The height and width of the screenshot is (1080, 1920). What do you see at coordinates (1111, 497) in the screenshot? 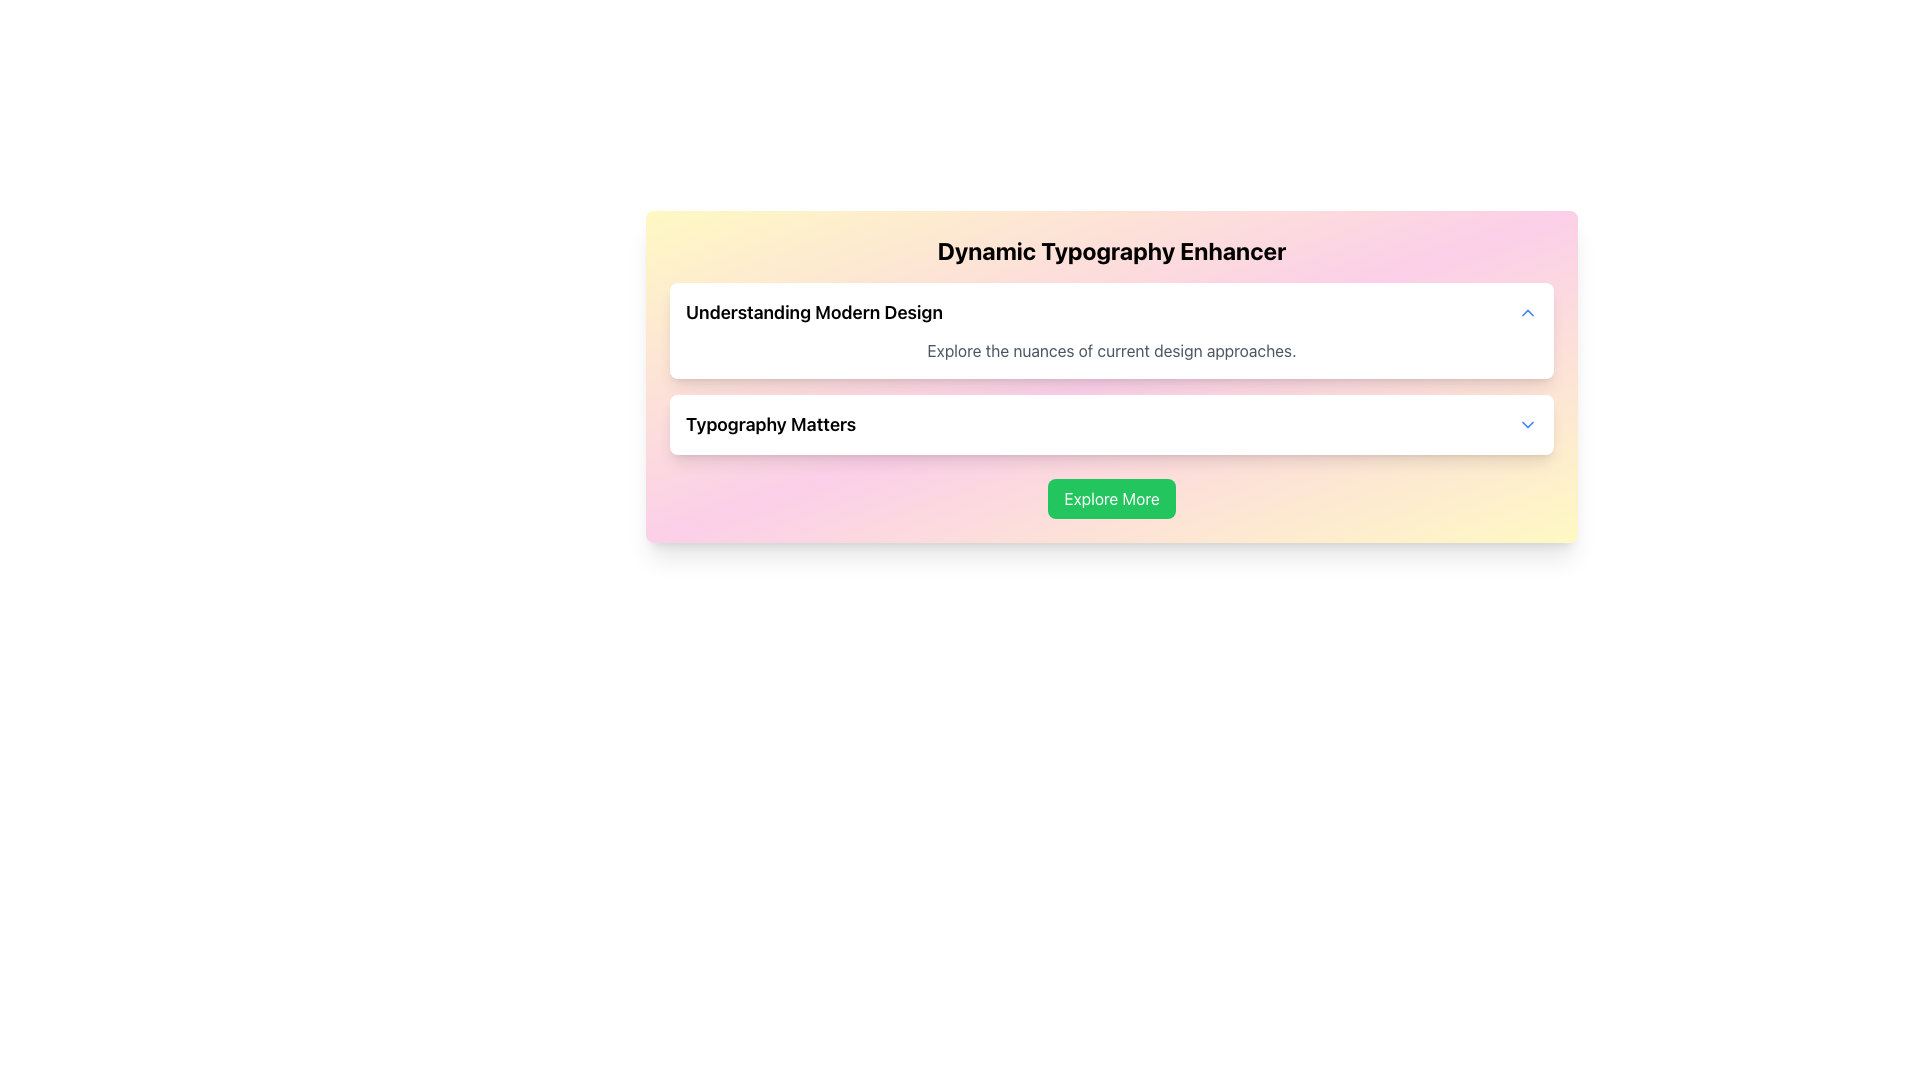
I see `the 'Explore More' button, which is a green rectangular button with white text, located beneath the 'Typography Matters' card in the 'Dynamic Typography Enhancer' application` at bounding box center [1111, 497].